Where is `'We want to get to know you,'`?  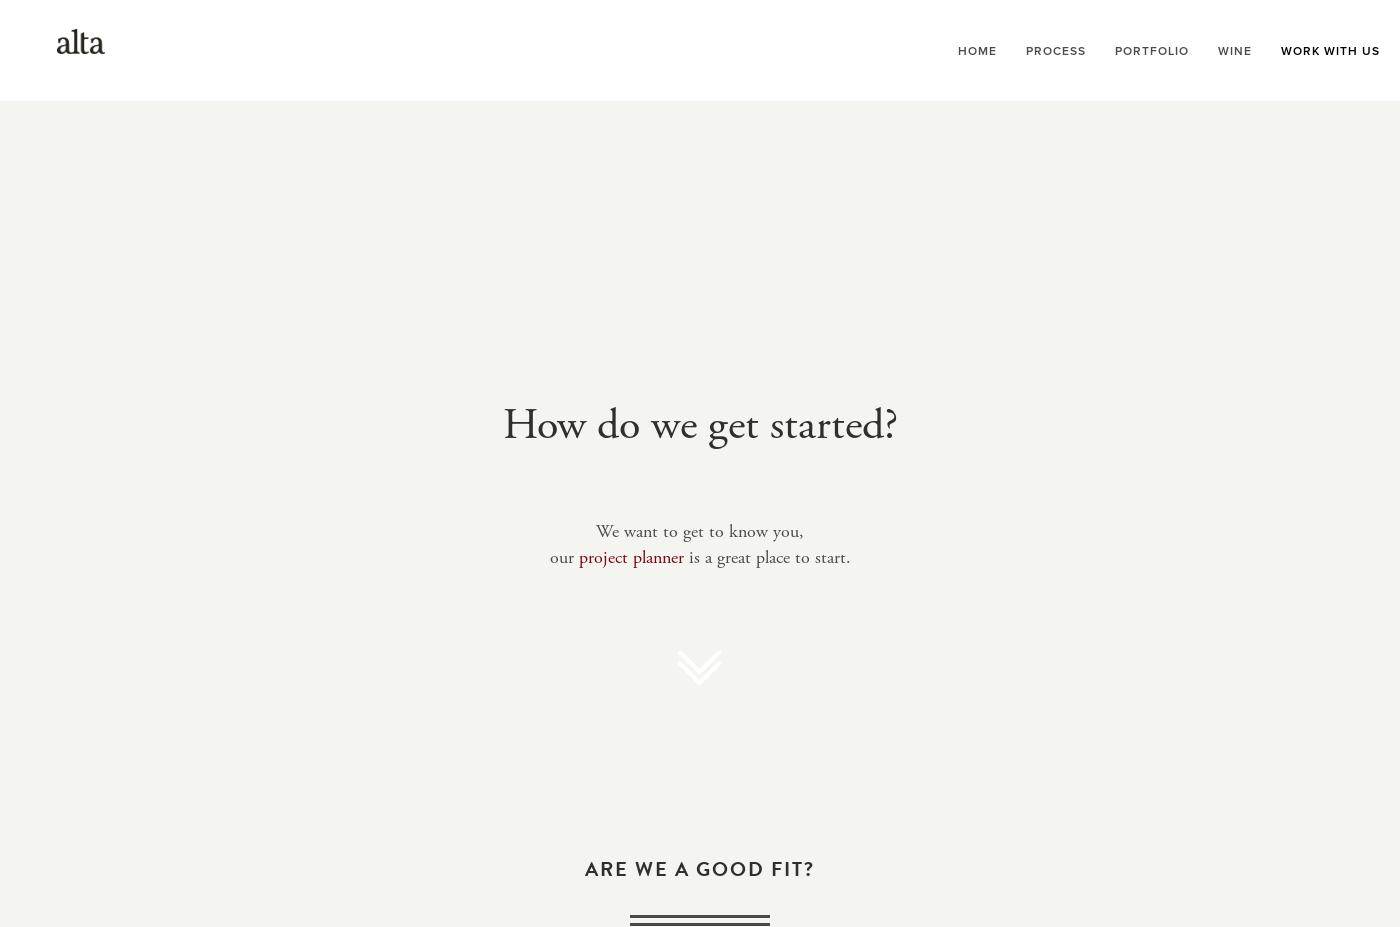
'We want to get to know you,' is located at coordinates (700, 531).